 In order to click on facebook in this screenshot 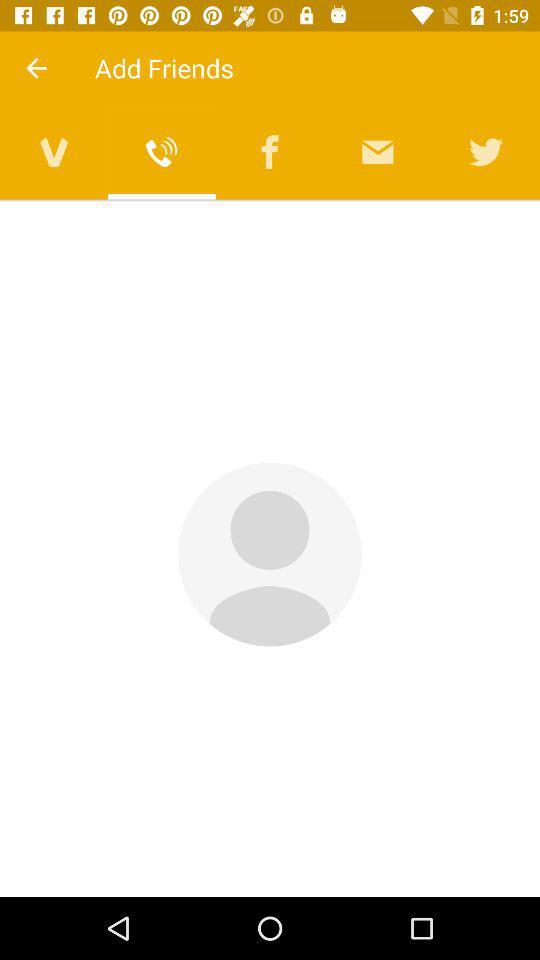, I will do `click(270, 151)`.